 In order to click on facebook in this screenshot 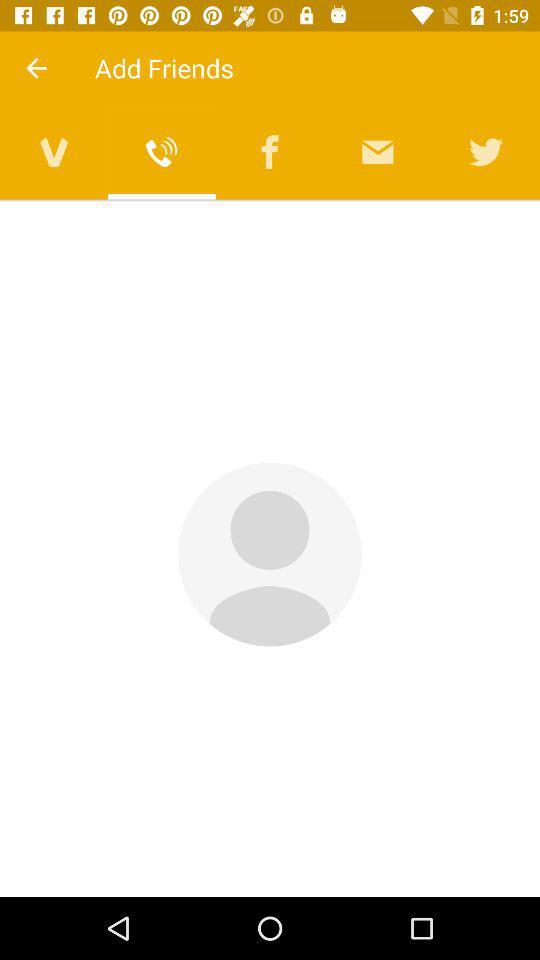, I will do `click(270, 151)`.